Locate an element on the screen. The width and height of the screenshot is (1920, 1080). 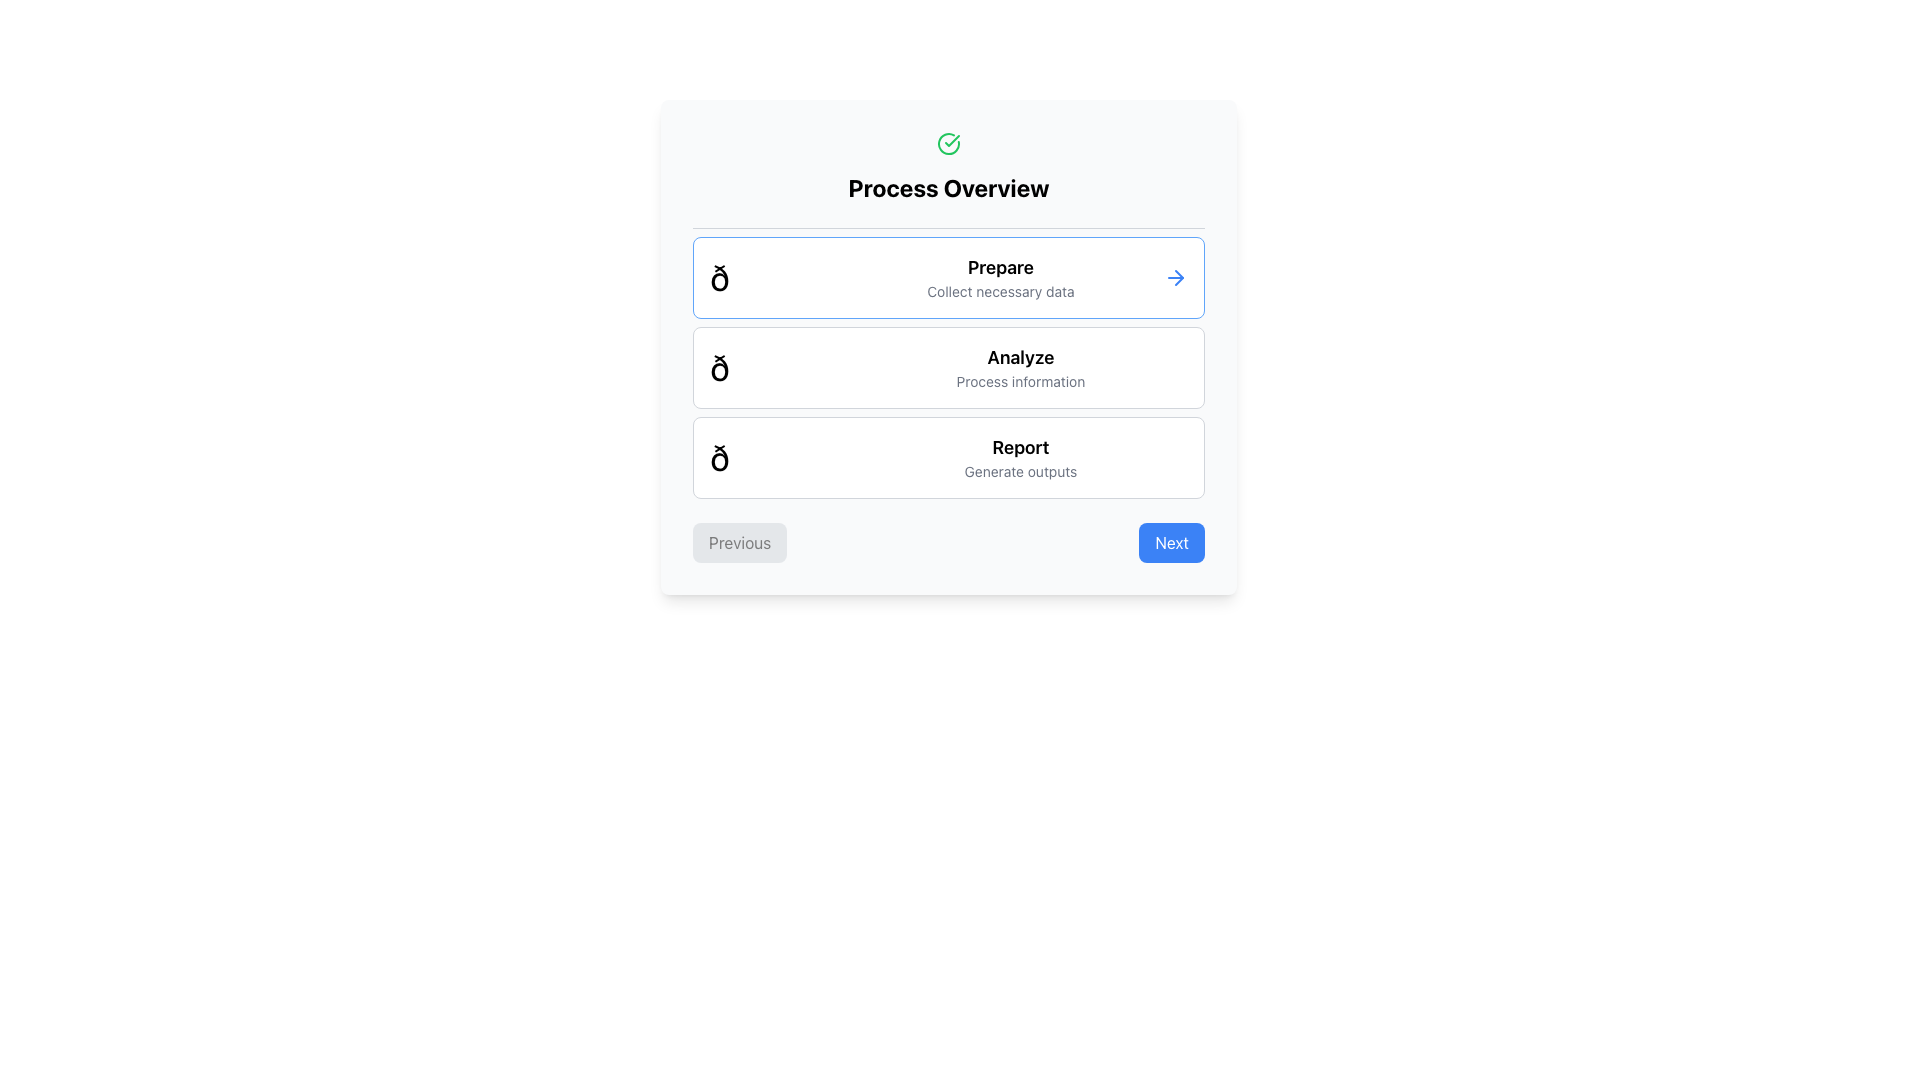
the second informational card labeled 'Analyze' in the 'Process Overview' section is located at coordinates (948, 367).